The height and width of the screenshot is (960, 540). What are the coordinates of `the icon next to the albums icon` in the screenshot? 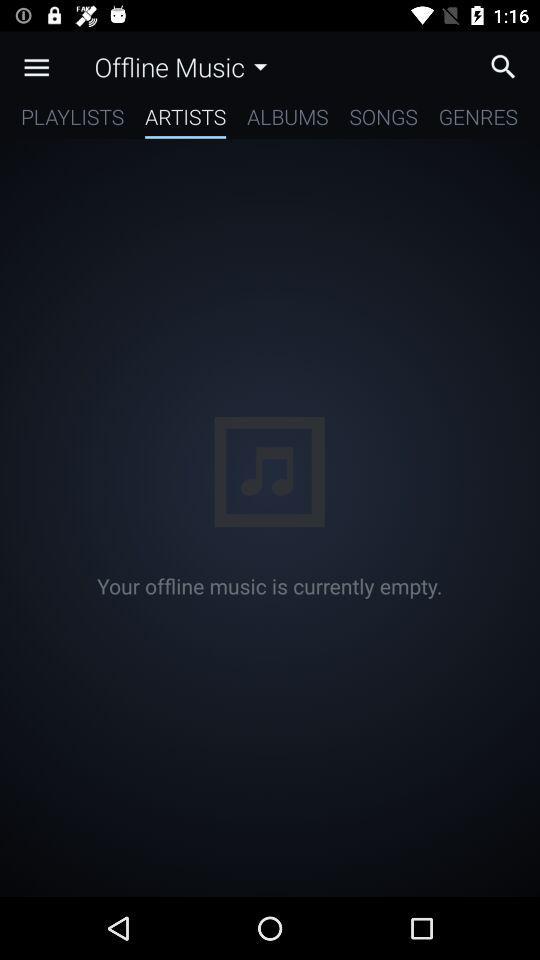 It's located at (383, 120).